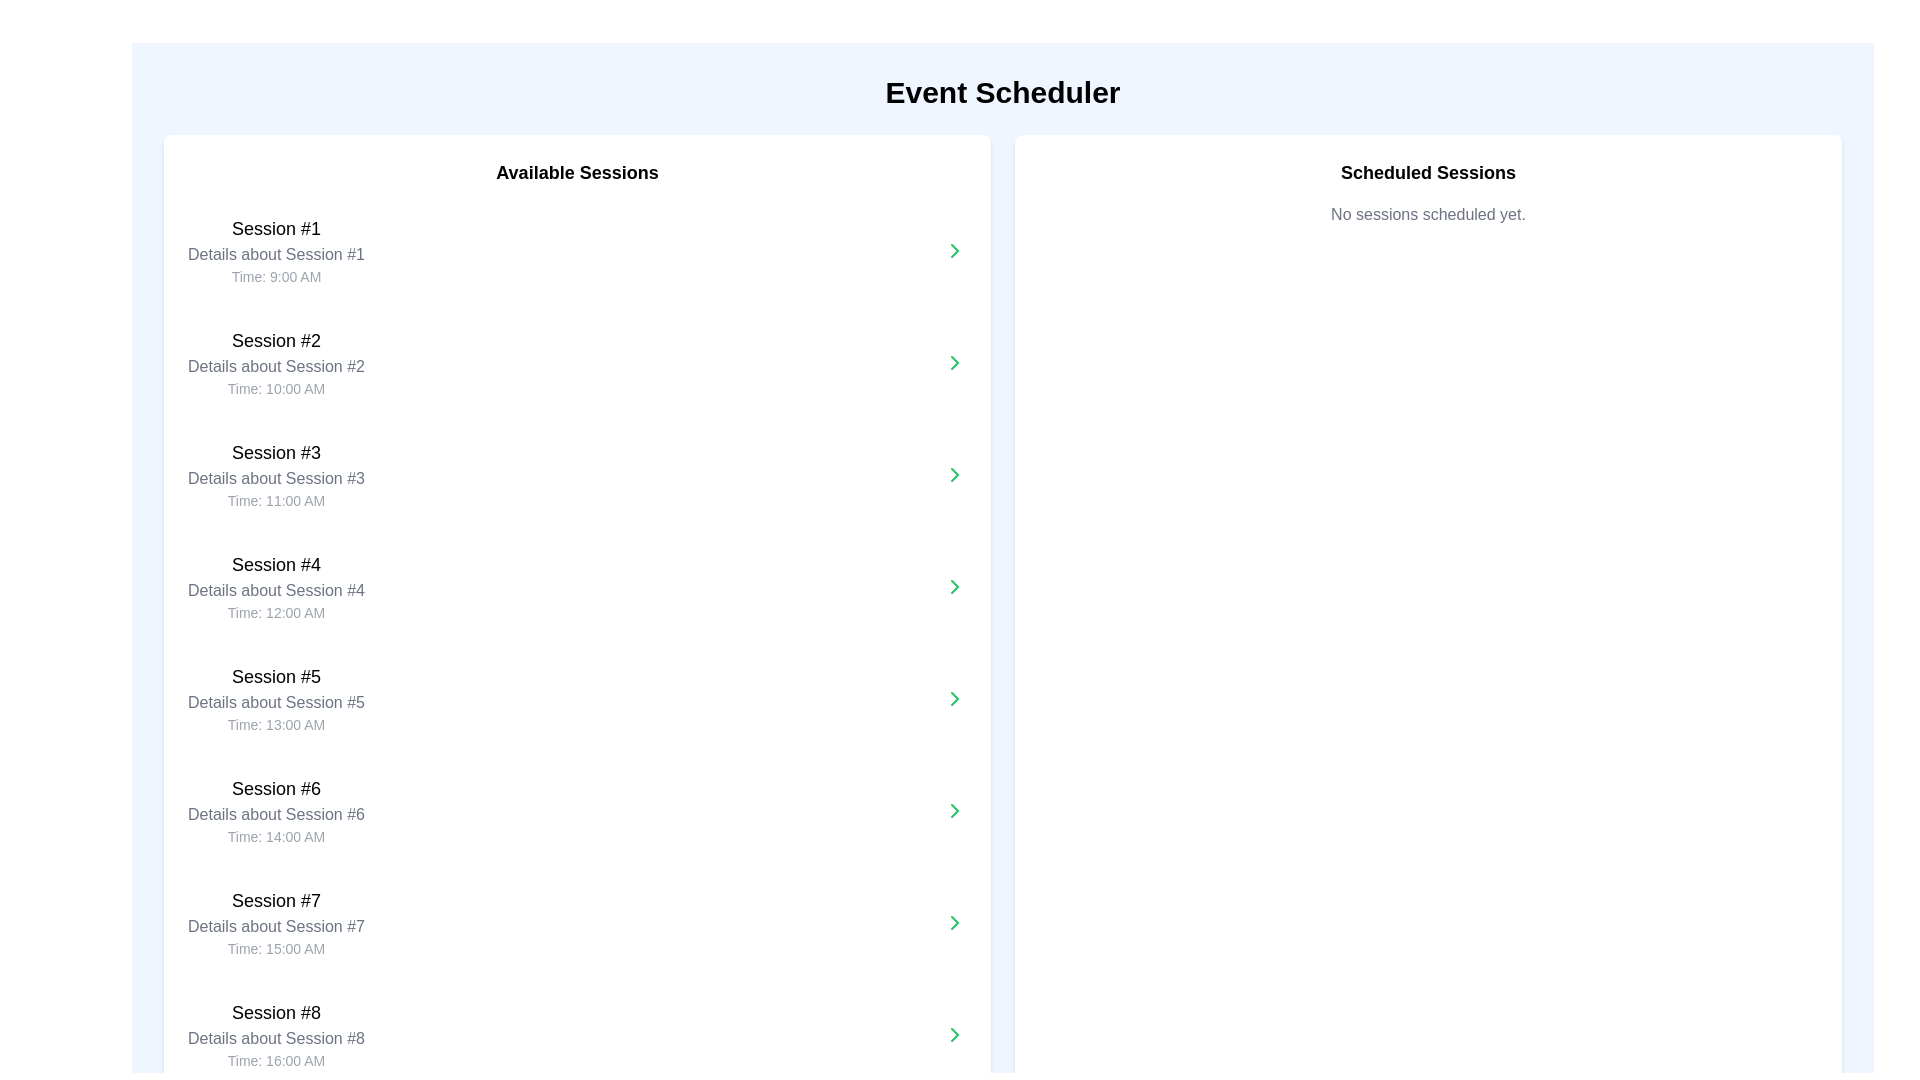  What do you see at coordinates (275, 697) in the screenshot?
I see `the 'Session #5' text block, which provides information about the session's title, details, and schedule time, located under the 'Available Sessions' section` at bounding box center [275, 697].